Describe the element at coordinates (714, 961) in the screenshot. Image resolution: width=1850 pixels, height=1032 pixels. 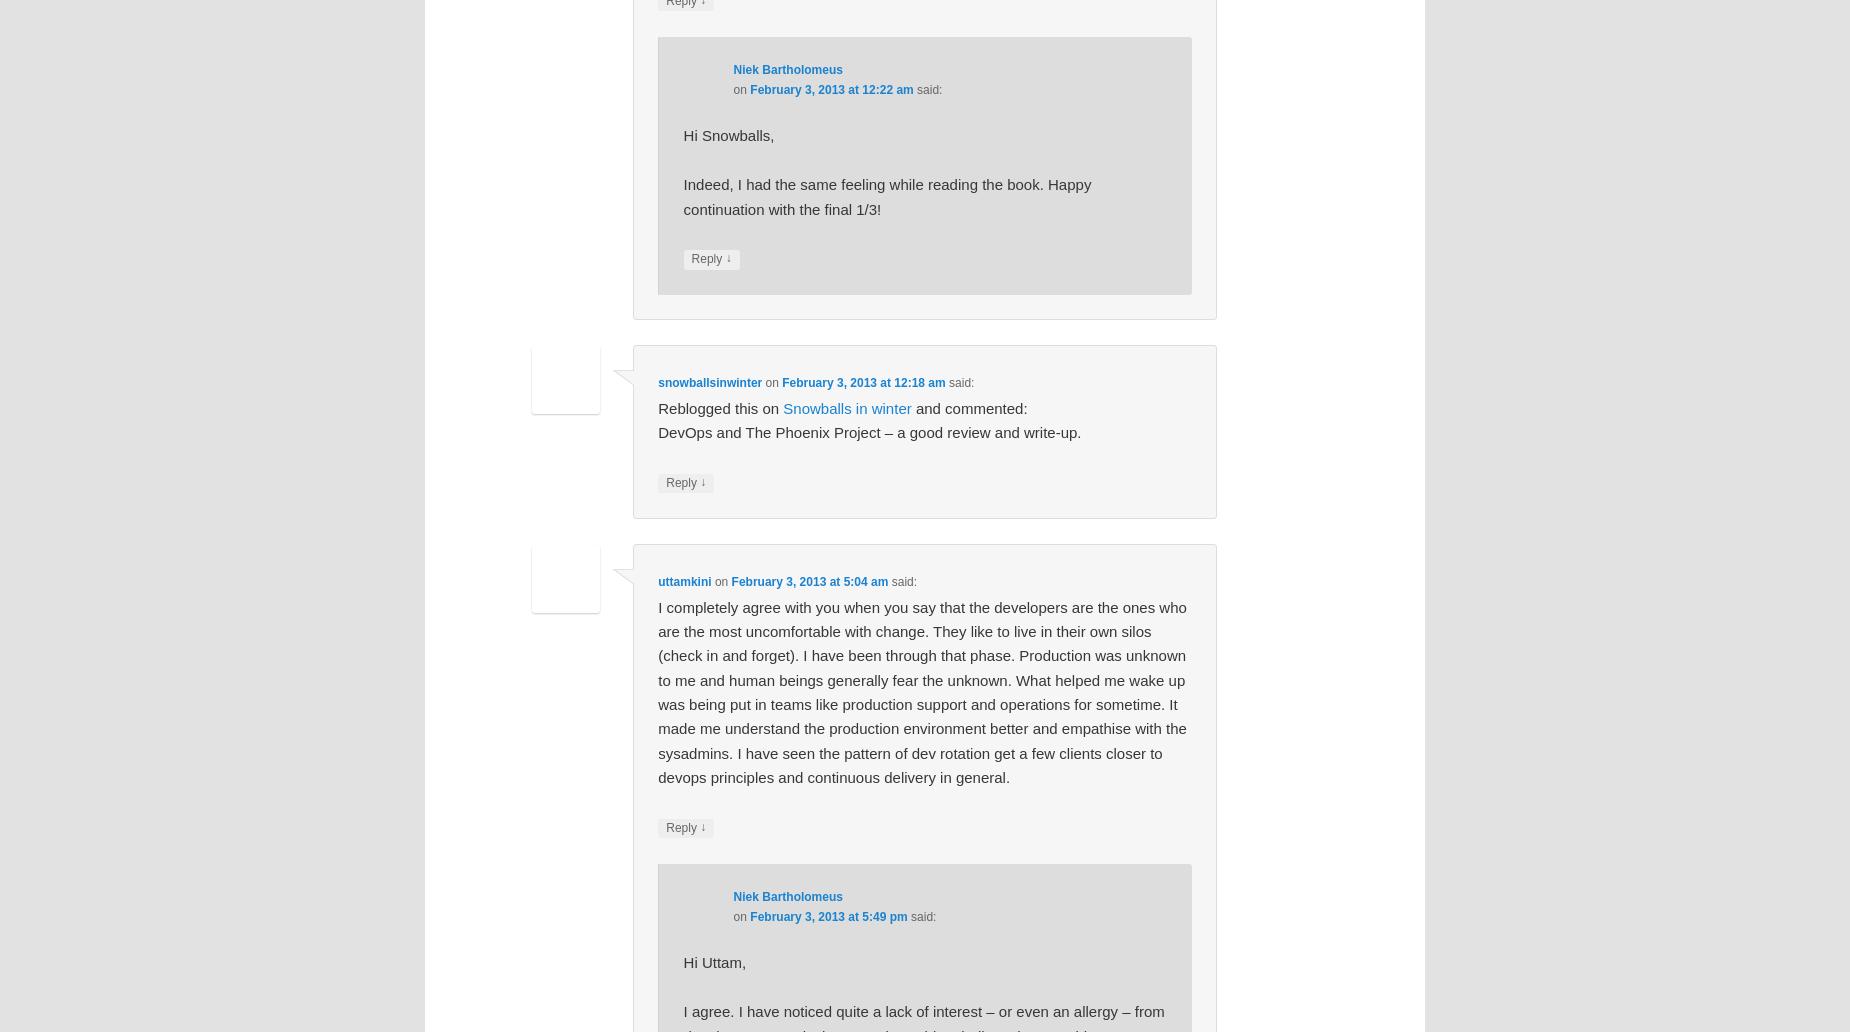
I see `'Hi Uttam,'` at that location.